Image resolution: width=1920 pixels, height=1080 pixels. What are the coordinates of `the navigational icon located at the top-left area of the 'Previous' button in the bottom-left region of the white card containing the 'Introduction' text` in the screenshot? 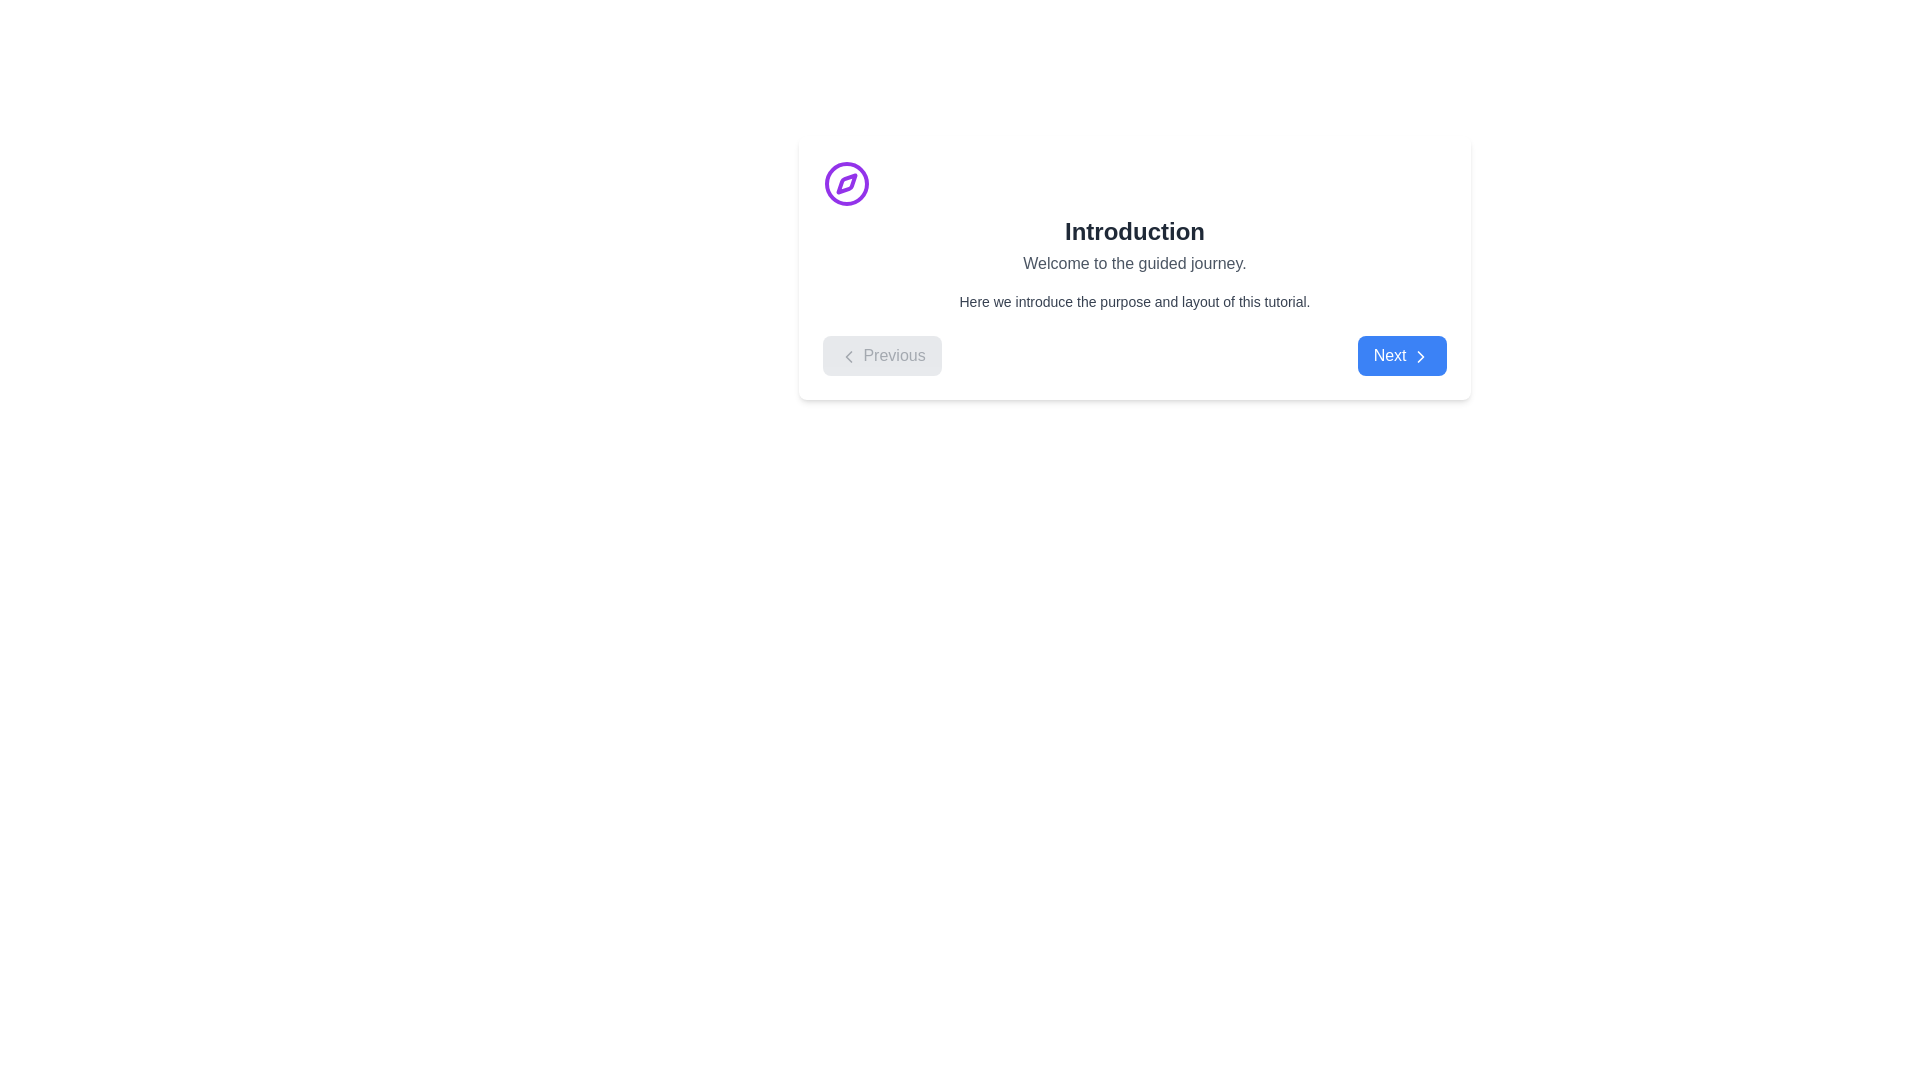 It's located at (849, 354).